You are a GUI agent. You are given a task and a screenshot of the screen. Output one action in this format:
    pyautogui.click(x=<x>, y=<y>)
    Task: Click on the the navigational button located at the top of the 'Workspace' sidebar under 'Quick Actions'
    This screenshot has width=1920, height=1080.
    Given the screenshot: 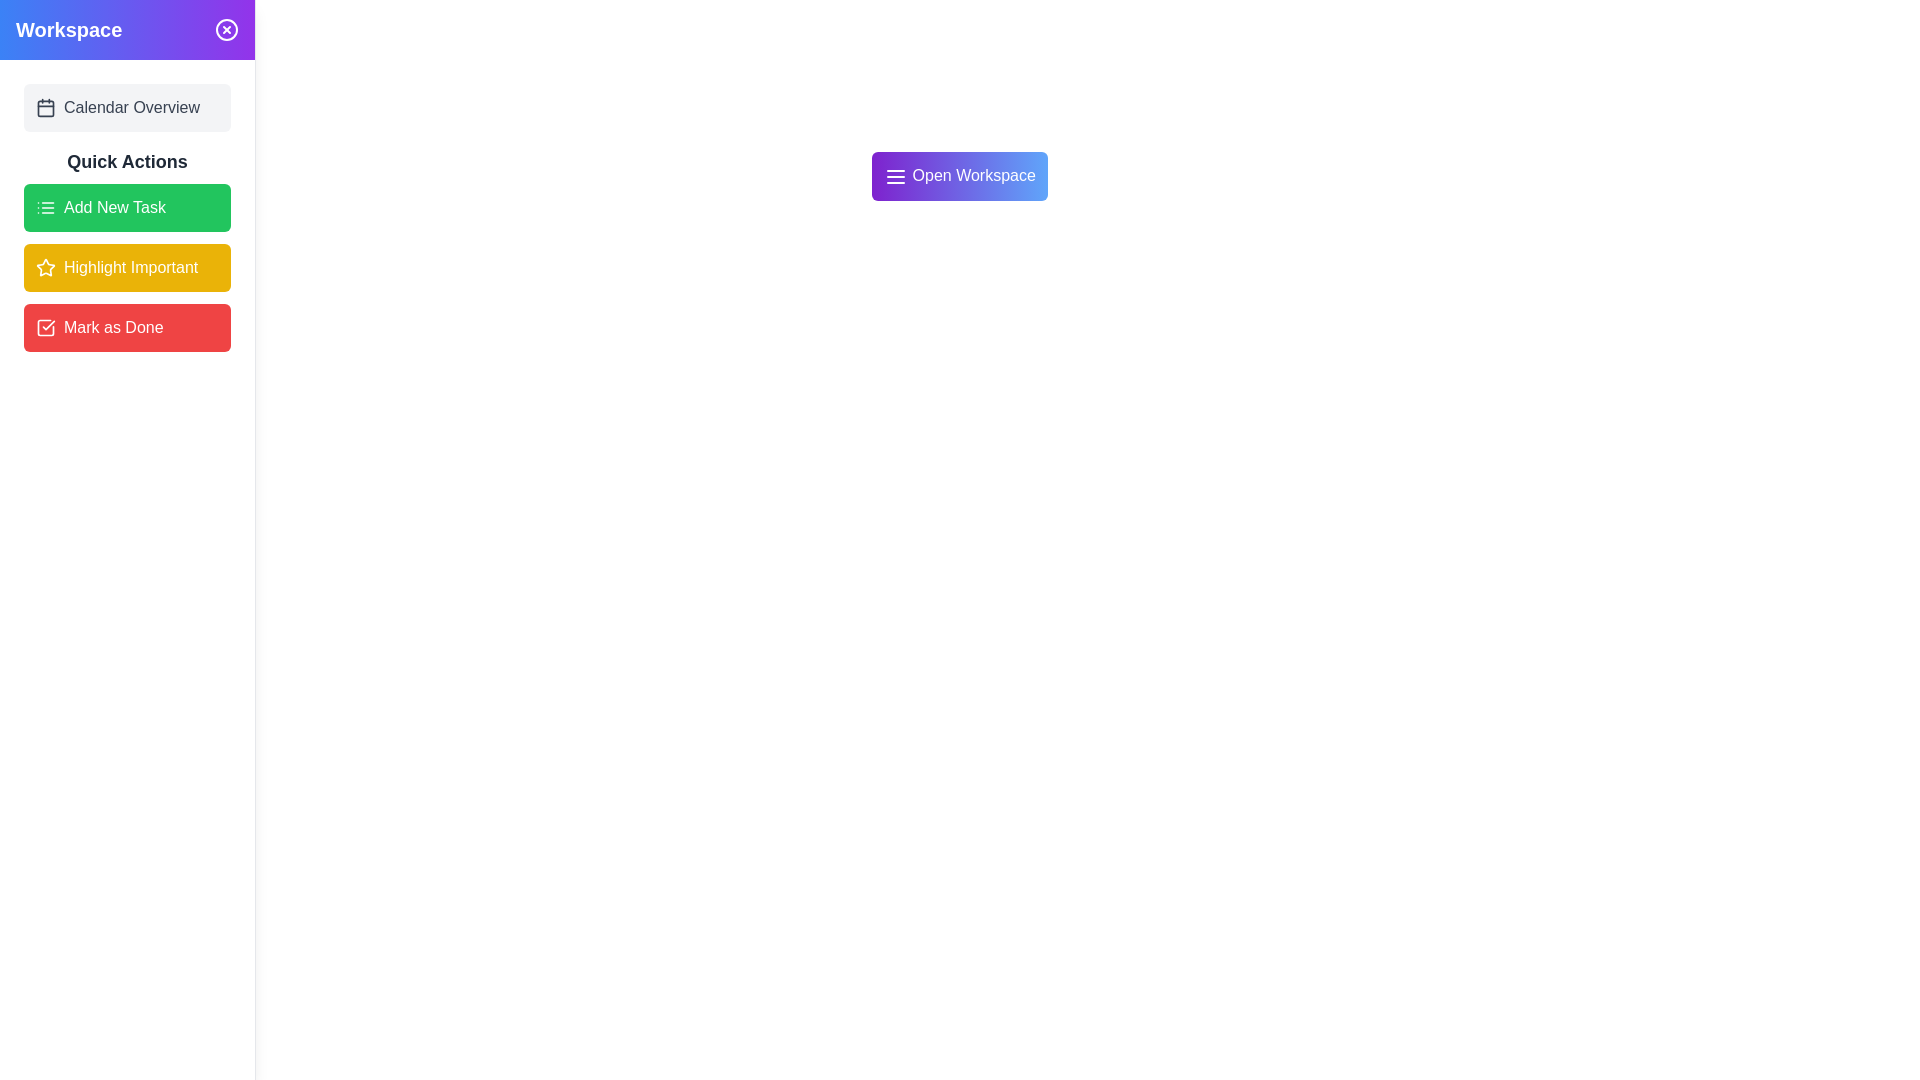 What is the action you would take?
    pyautogui.click(x=126, y=108)
    